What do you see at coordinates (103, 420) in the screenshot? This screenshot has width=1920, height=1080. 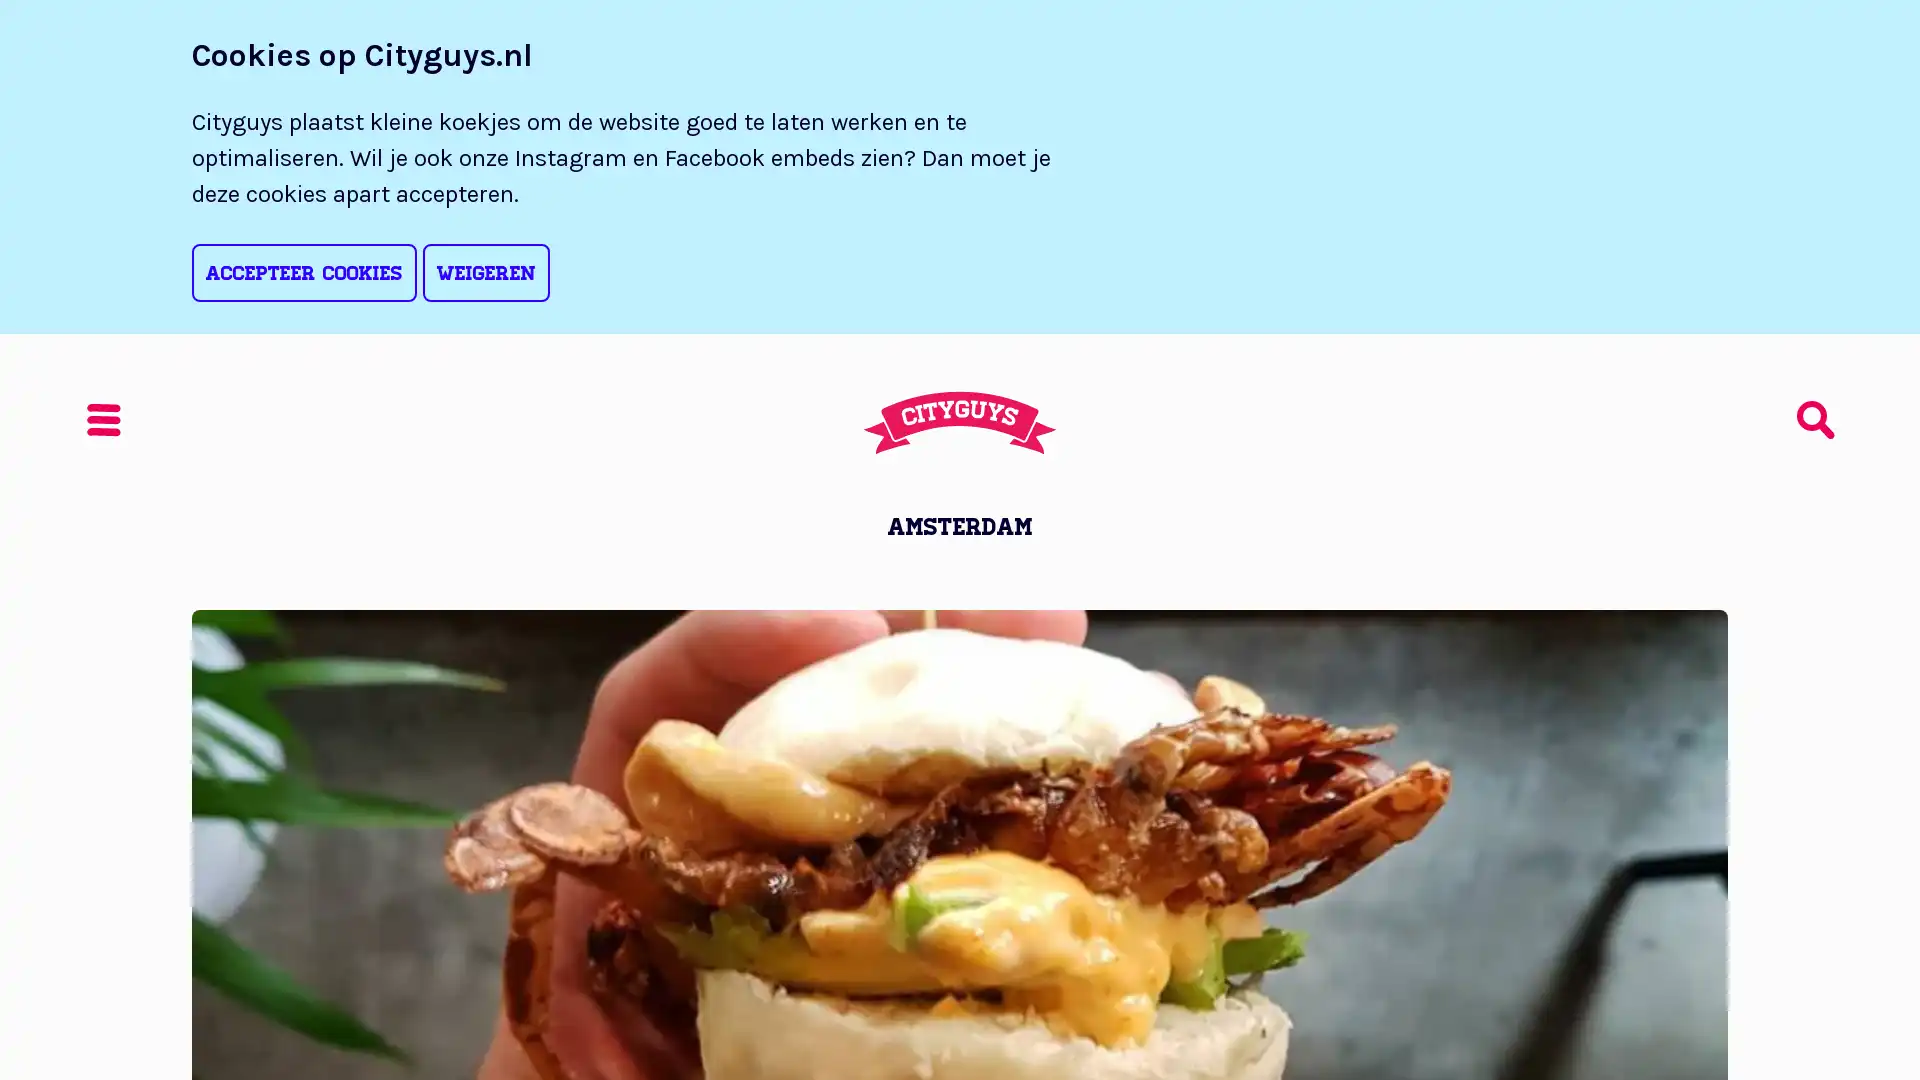 I see `Menu` at bounding box center [103, 420].